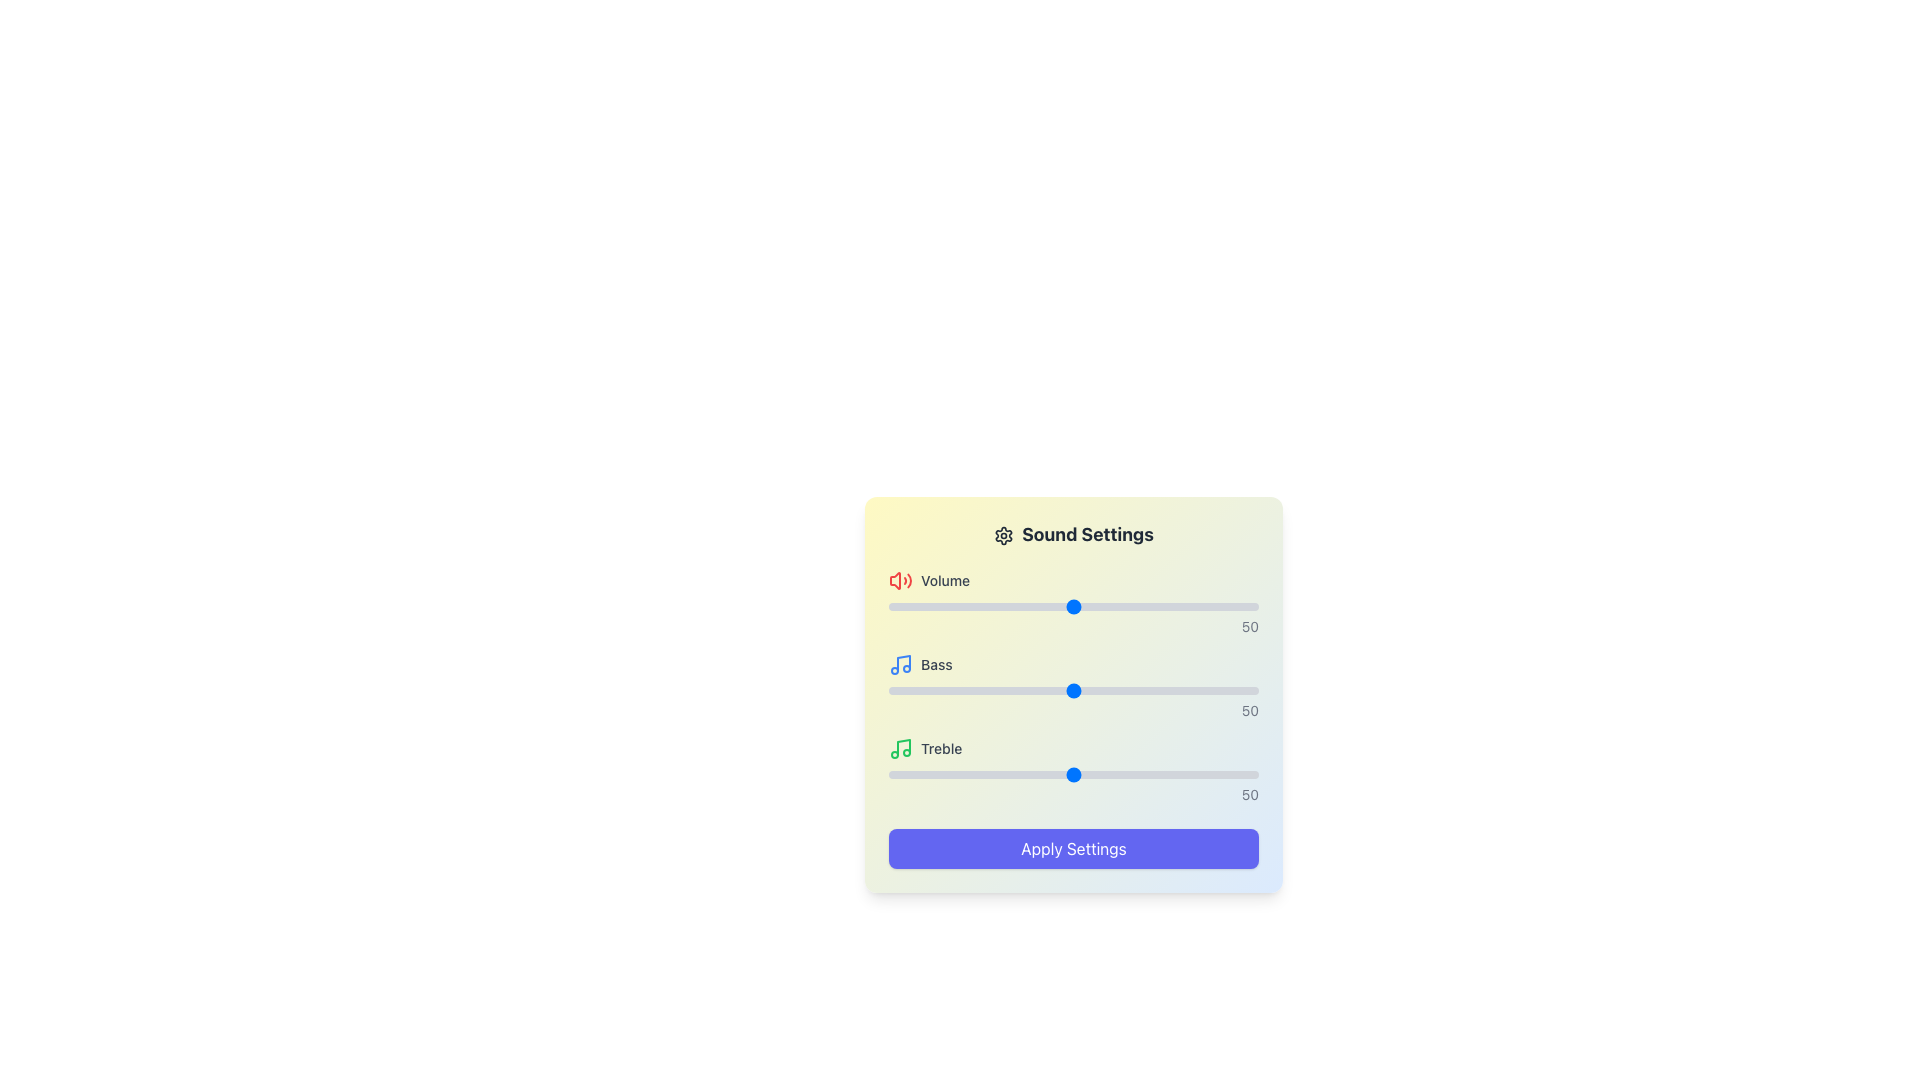 The image size is (1920, 1080). I want to click on the bass level, so click(1043, 689).